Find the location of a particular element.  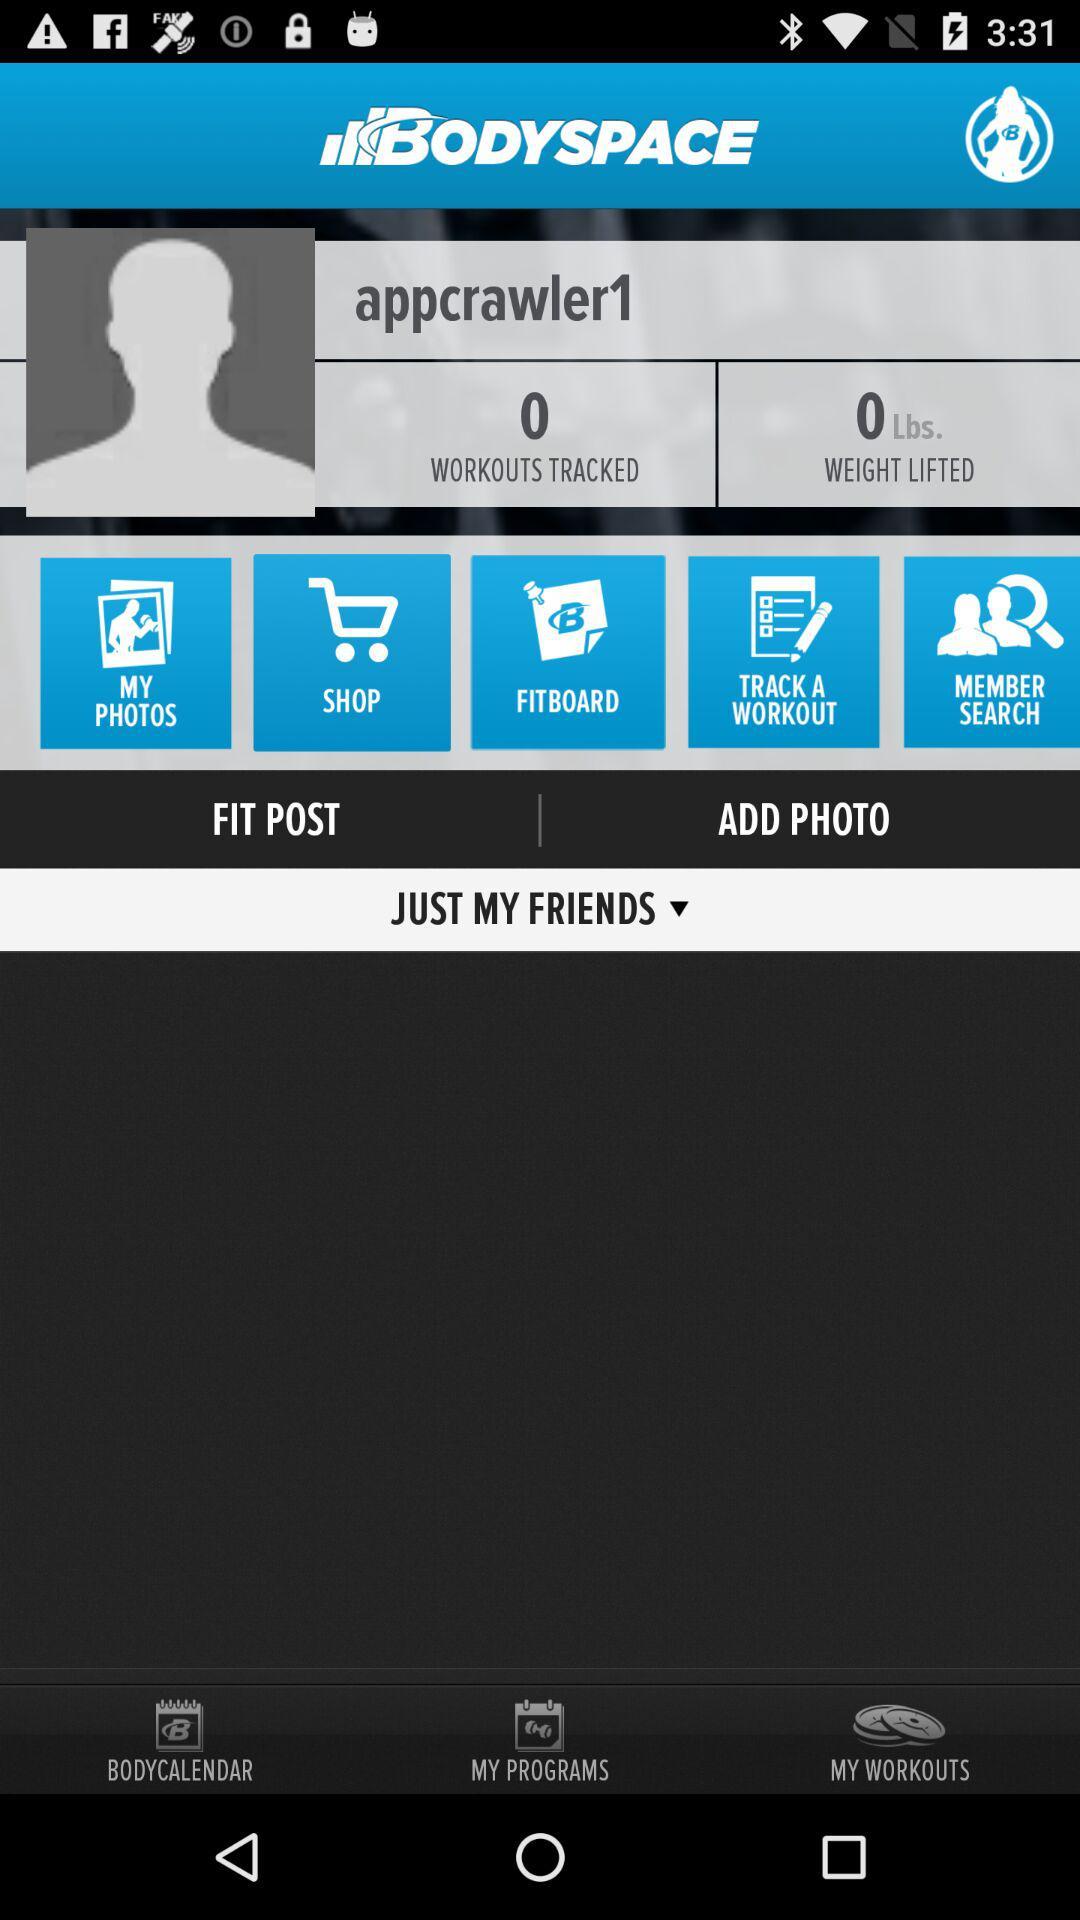

the item above just my friends item is located at coordinates (540, 820).